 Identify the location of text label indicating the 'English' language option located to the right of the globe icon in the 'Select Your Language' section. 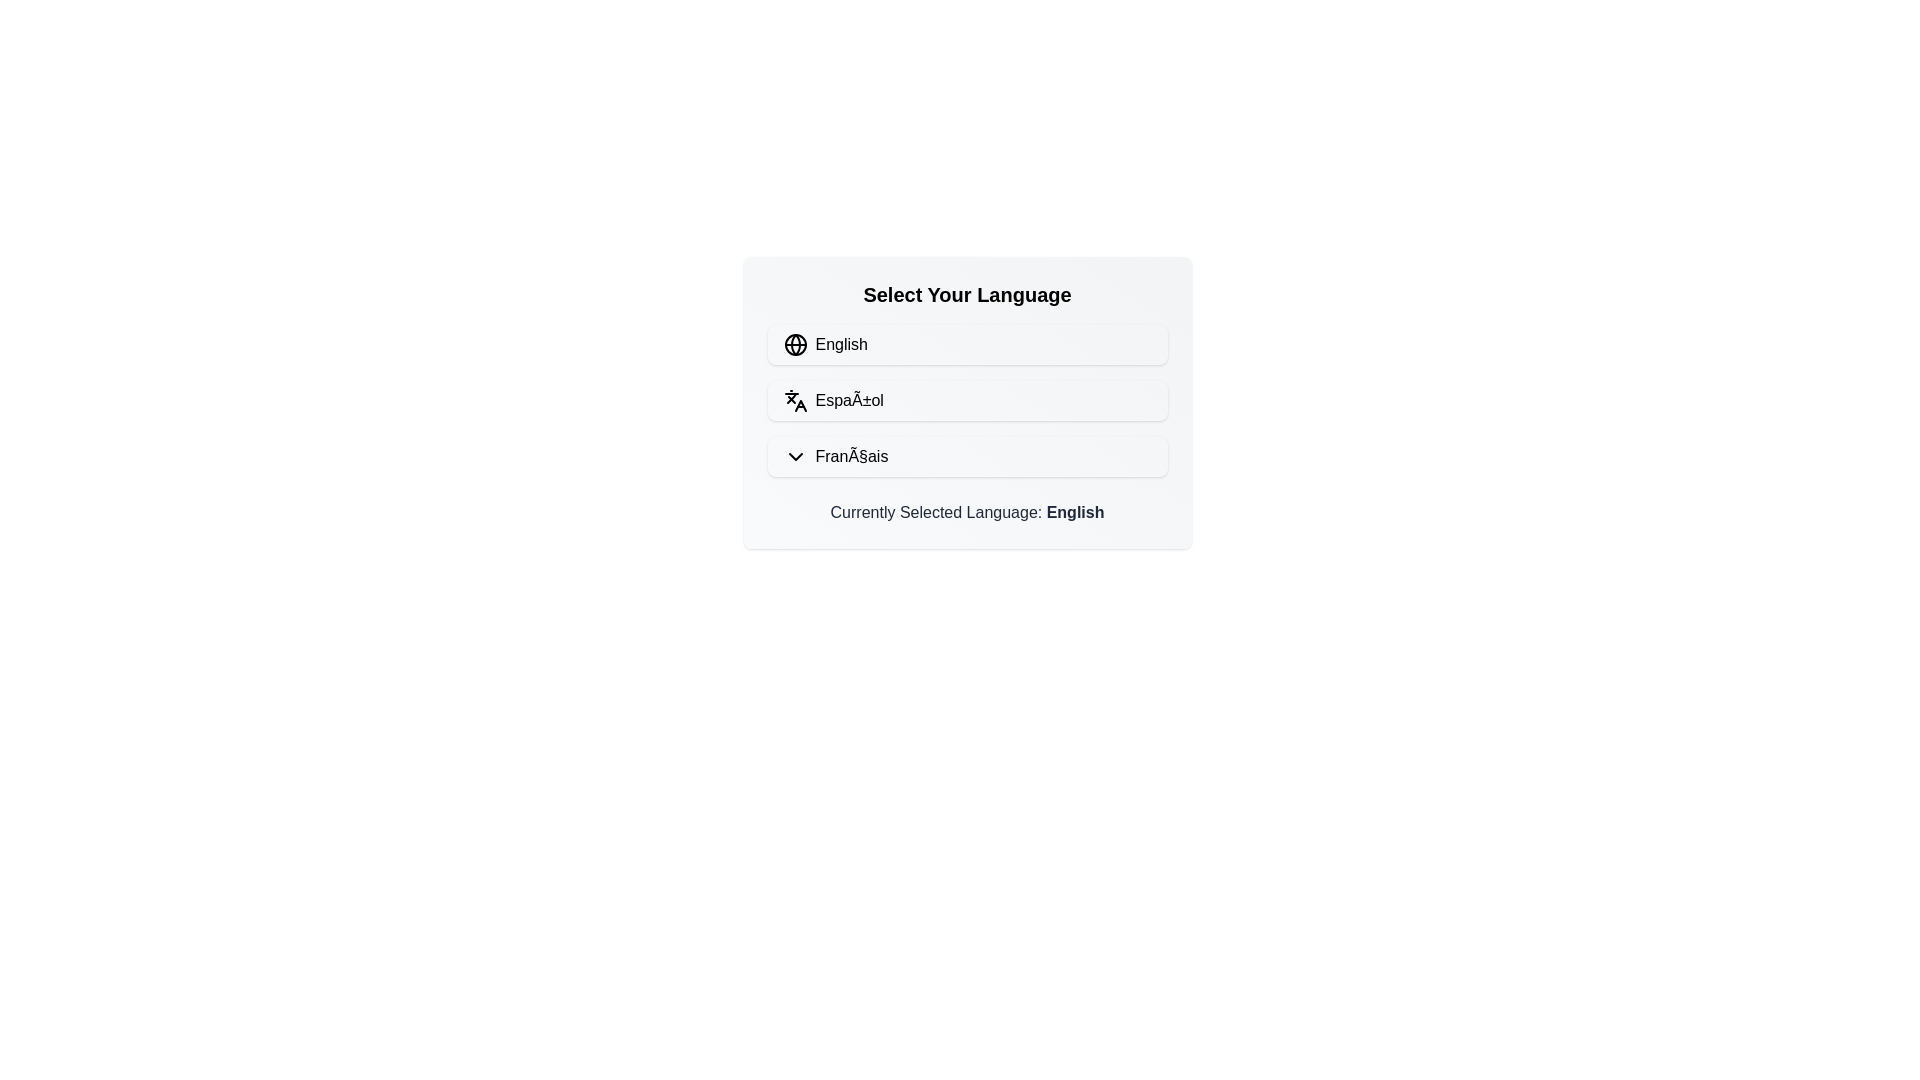
(841, 343).